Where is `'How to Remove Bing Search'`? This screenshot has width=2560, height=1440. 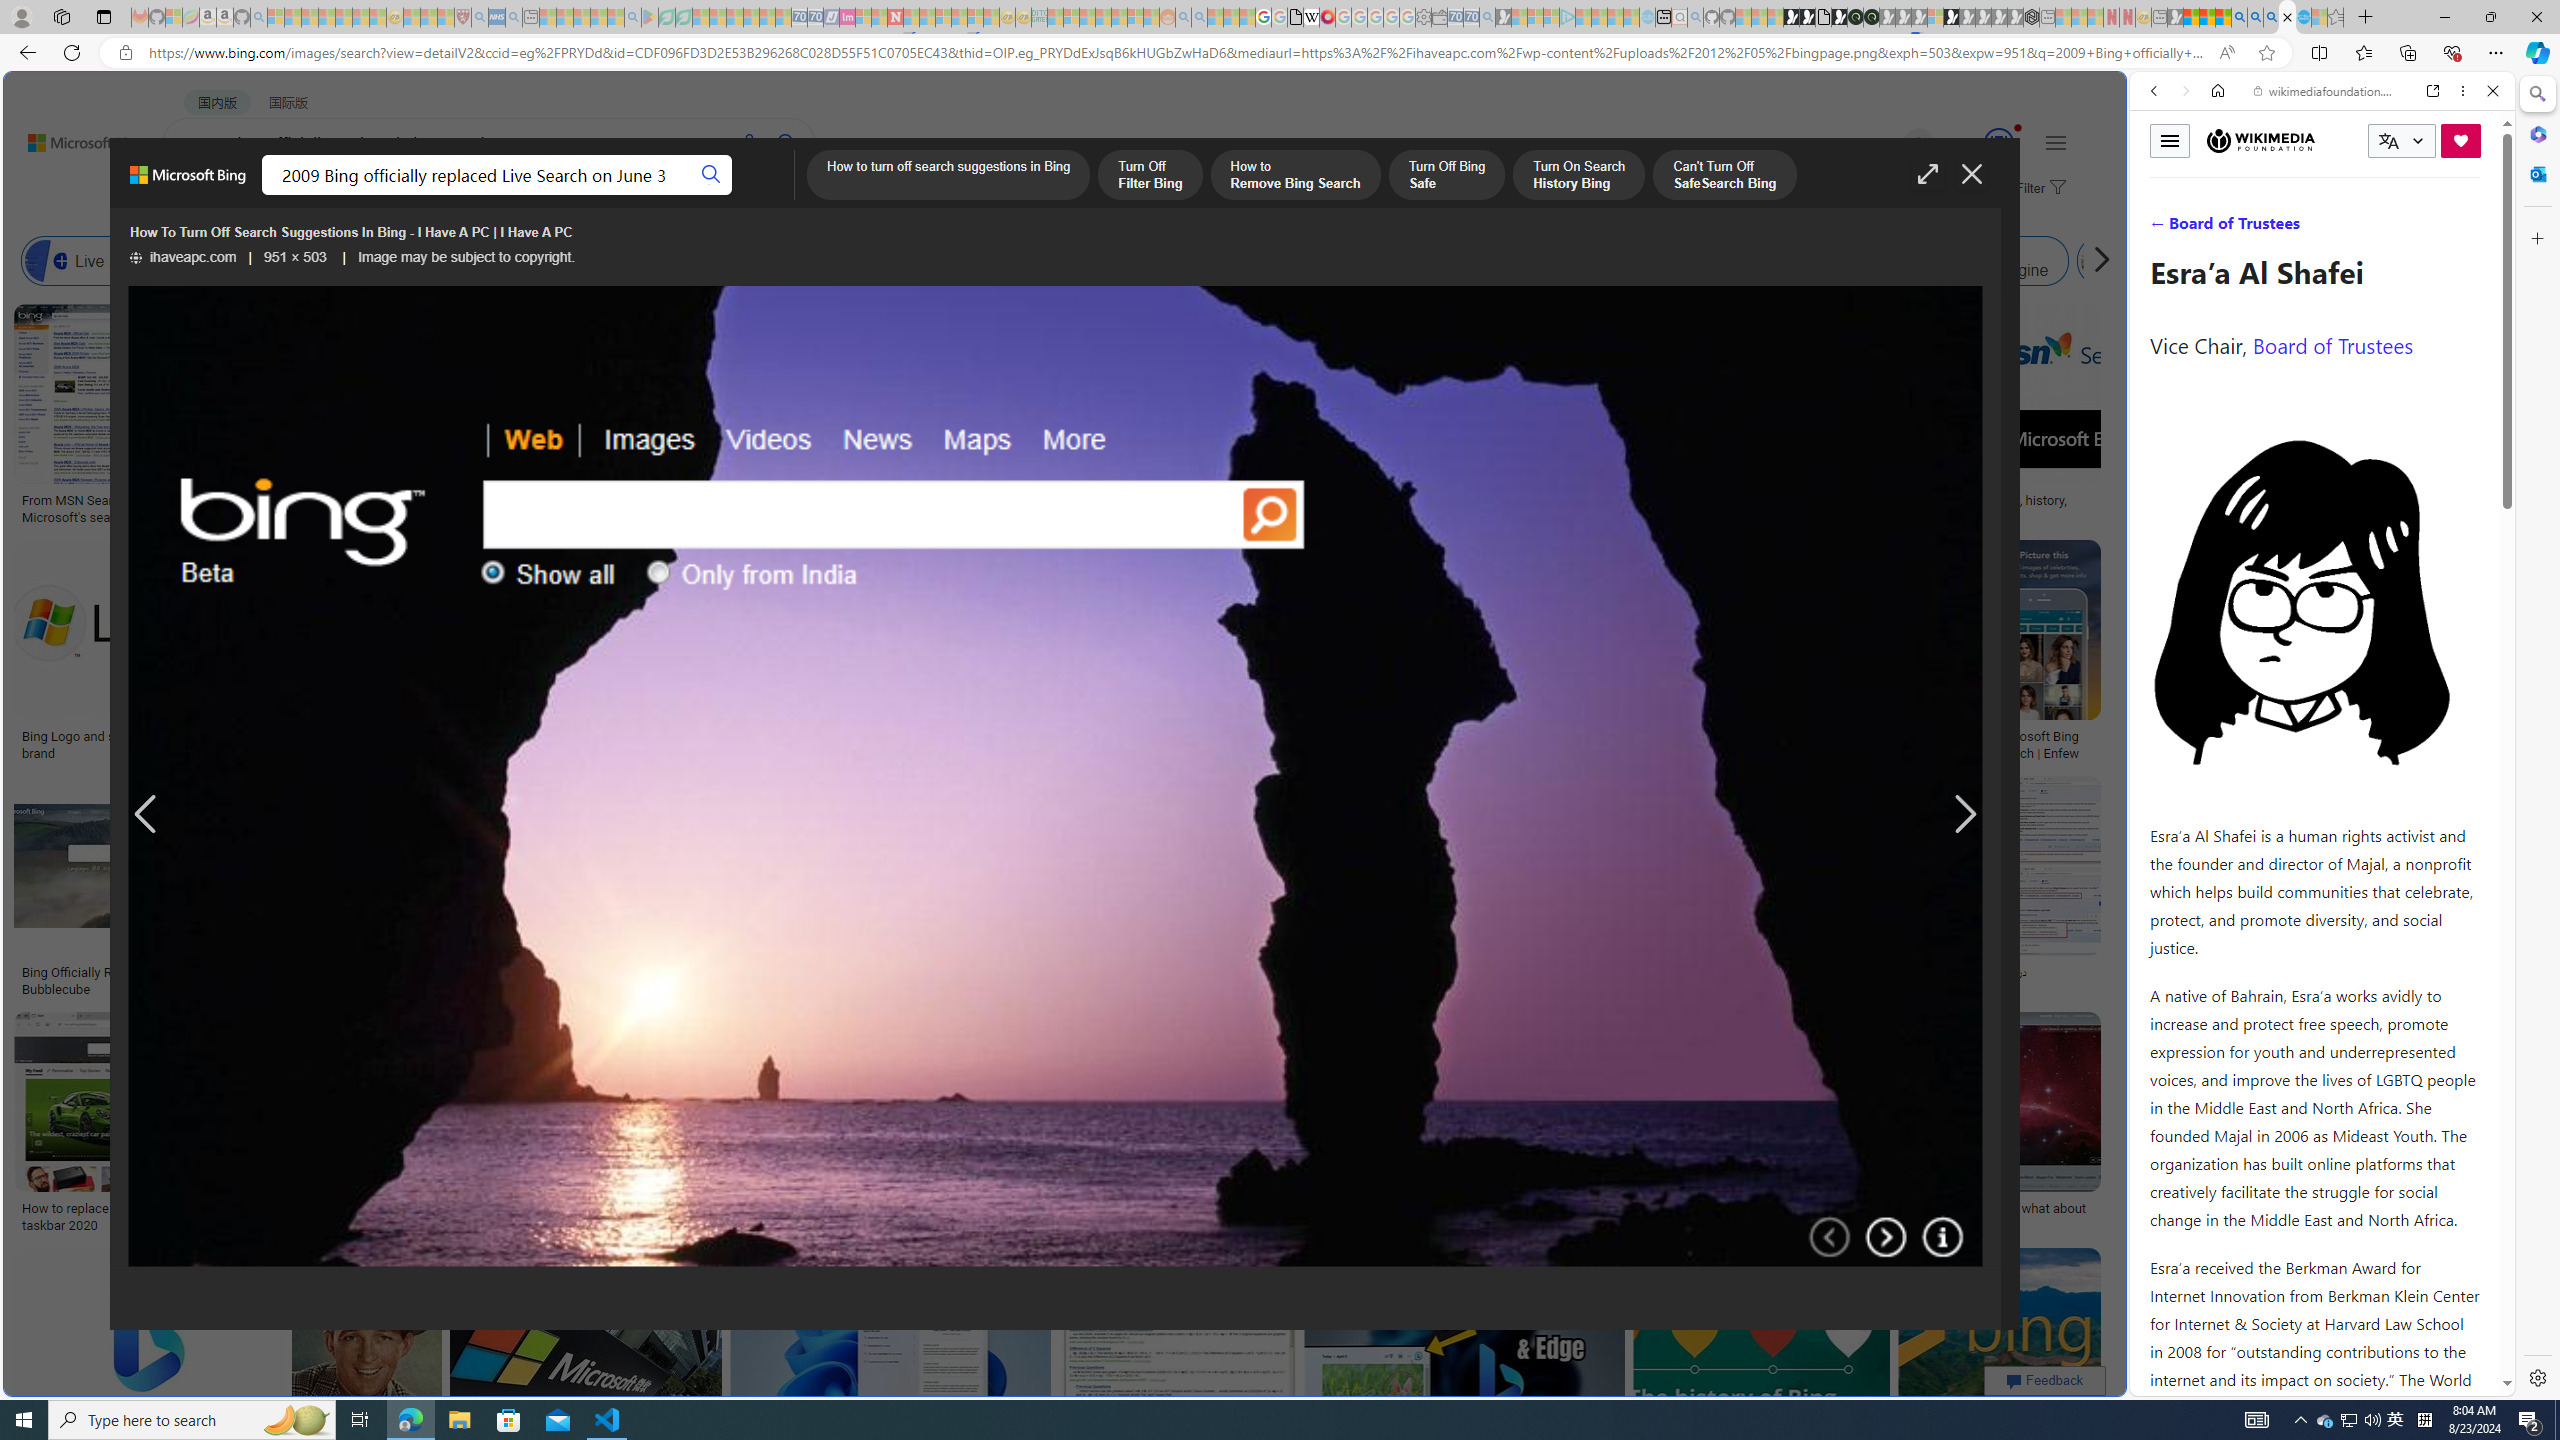 'How to Remove Bing Search' is located at coordinates (1295, 176).